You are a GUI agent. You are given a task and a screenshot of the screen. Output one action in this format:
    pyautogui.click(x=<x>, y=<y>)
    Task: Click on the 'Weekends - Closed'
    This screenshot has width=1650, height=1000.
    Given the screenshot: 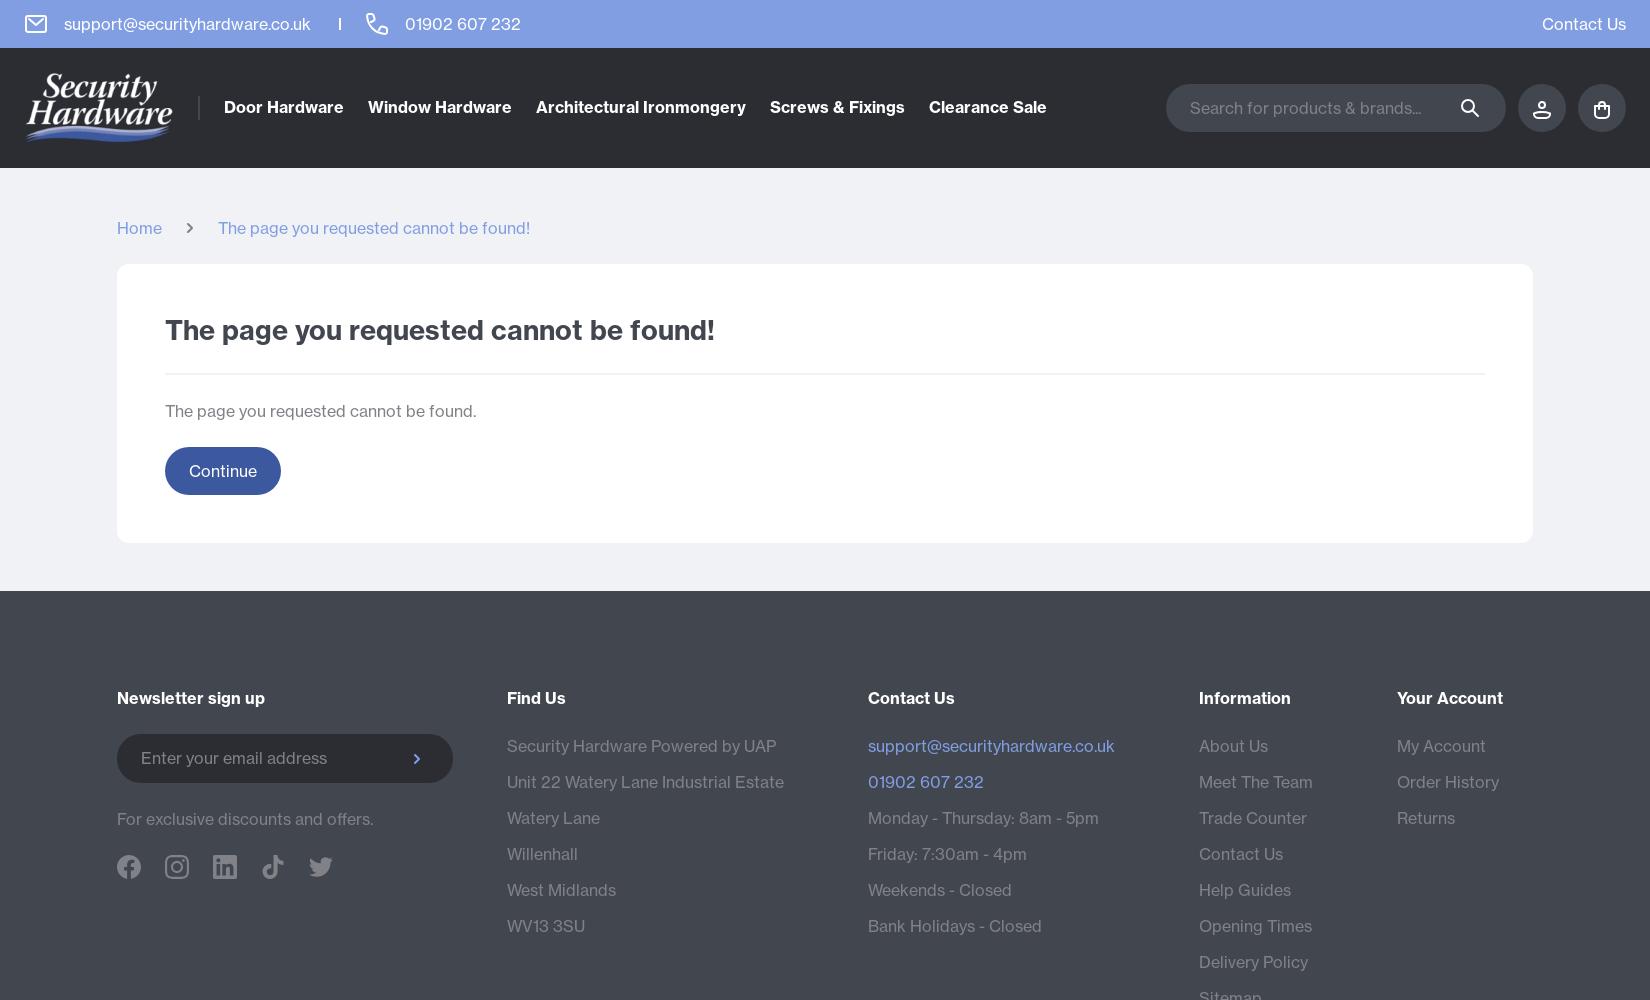 What is the action you would take?
    pyautogui.click(x=868, y=889)
    